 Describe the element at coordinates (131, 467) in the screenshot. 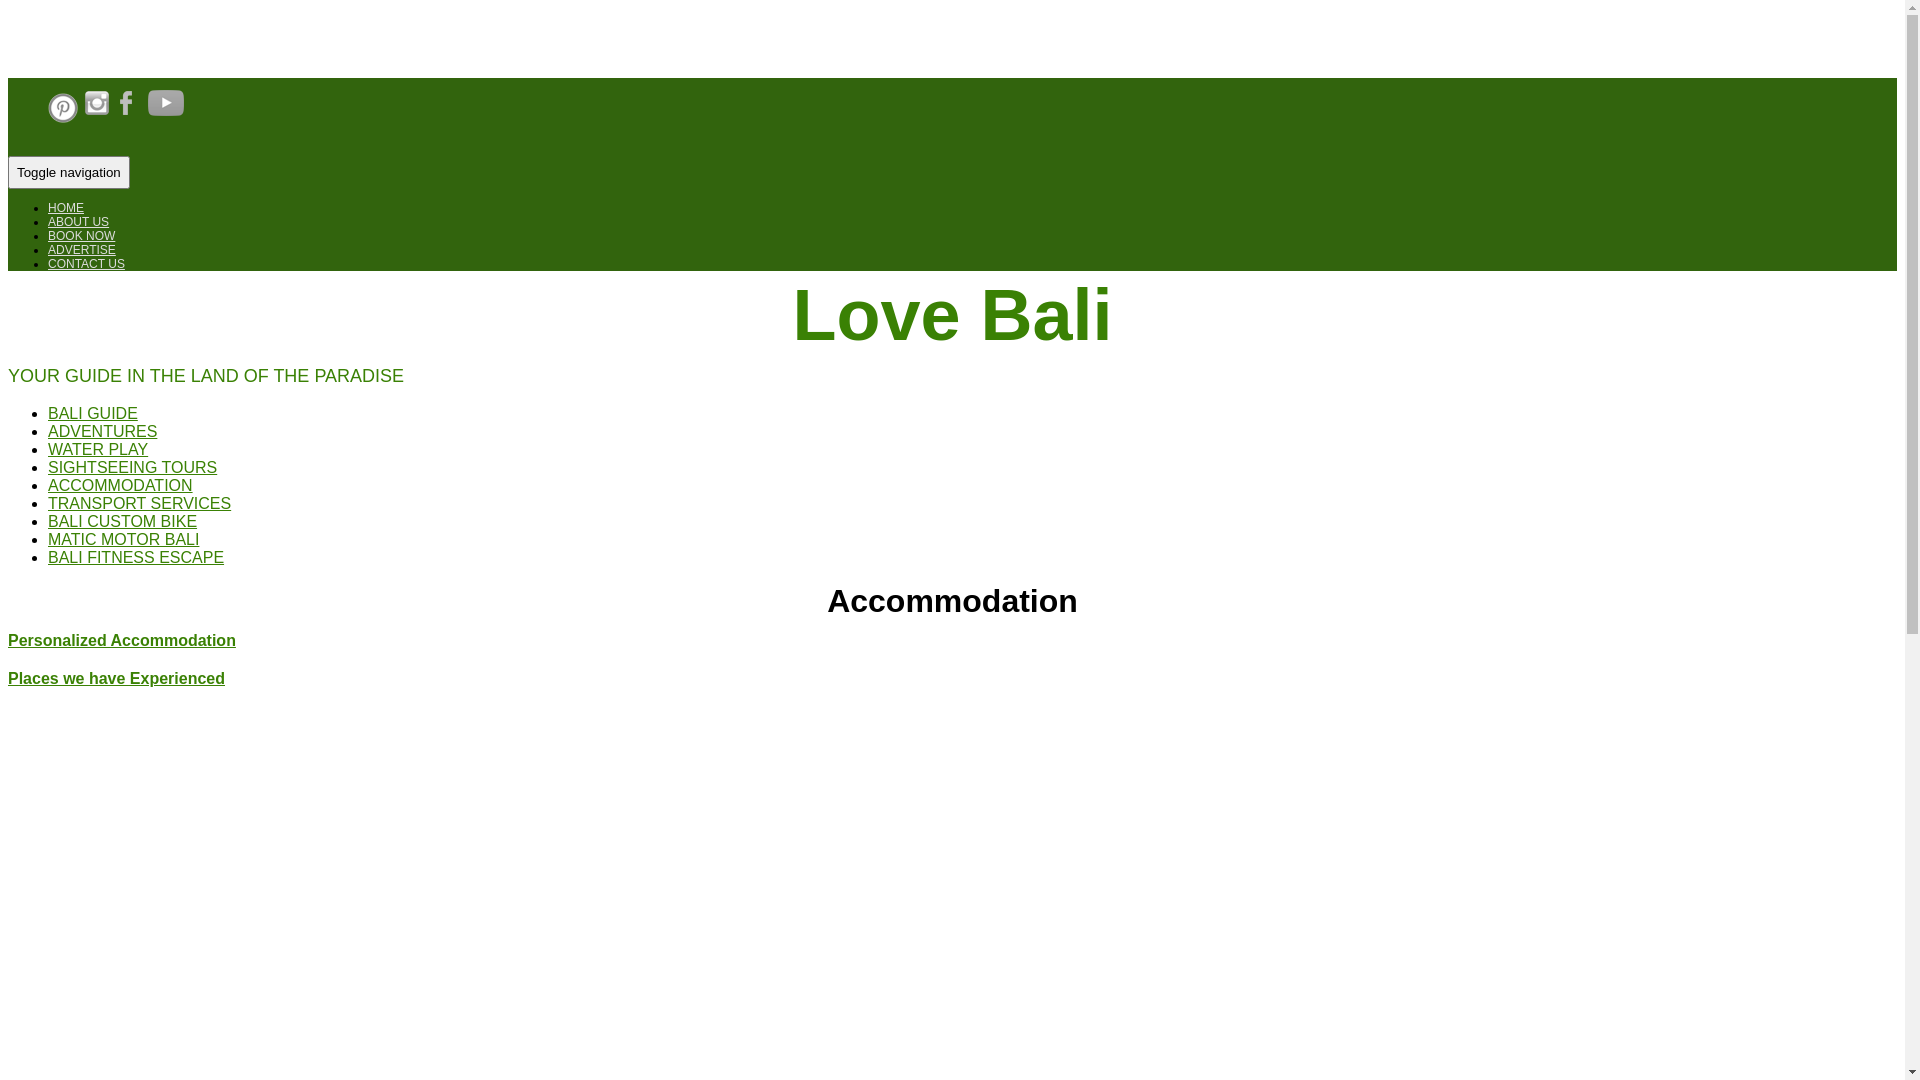

I see `'SIGHTSEEING TOURS'` at that location.